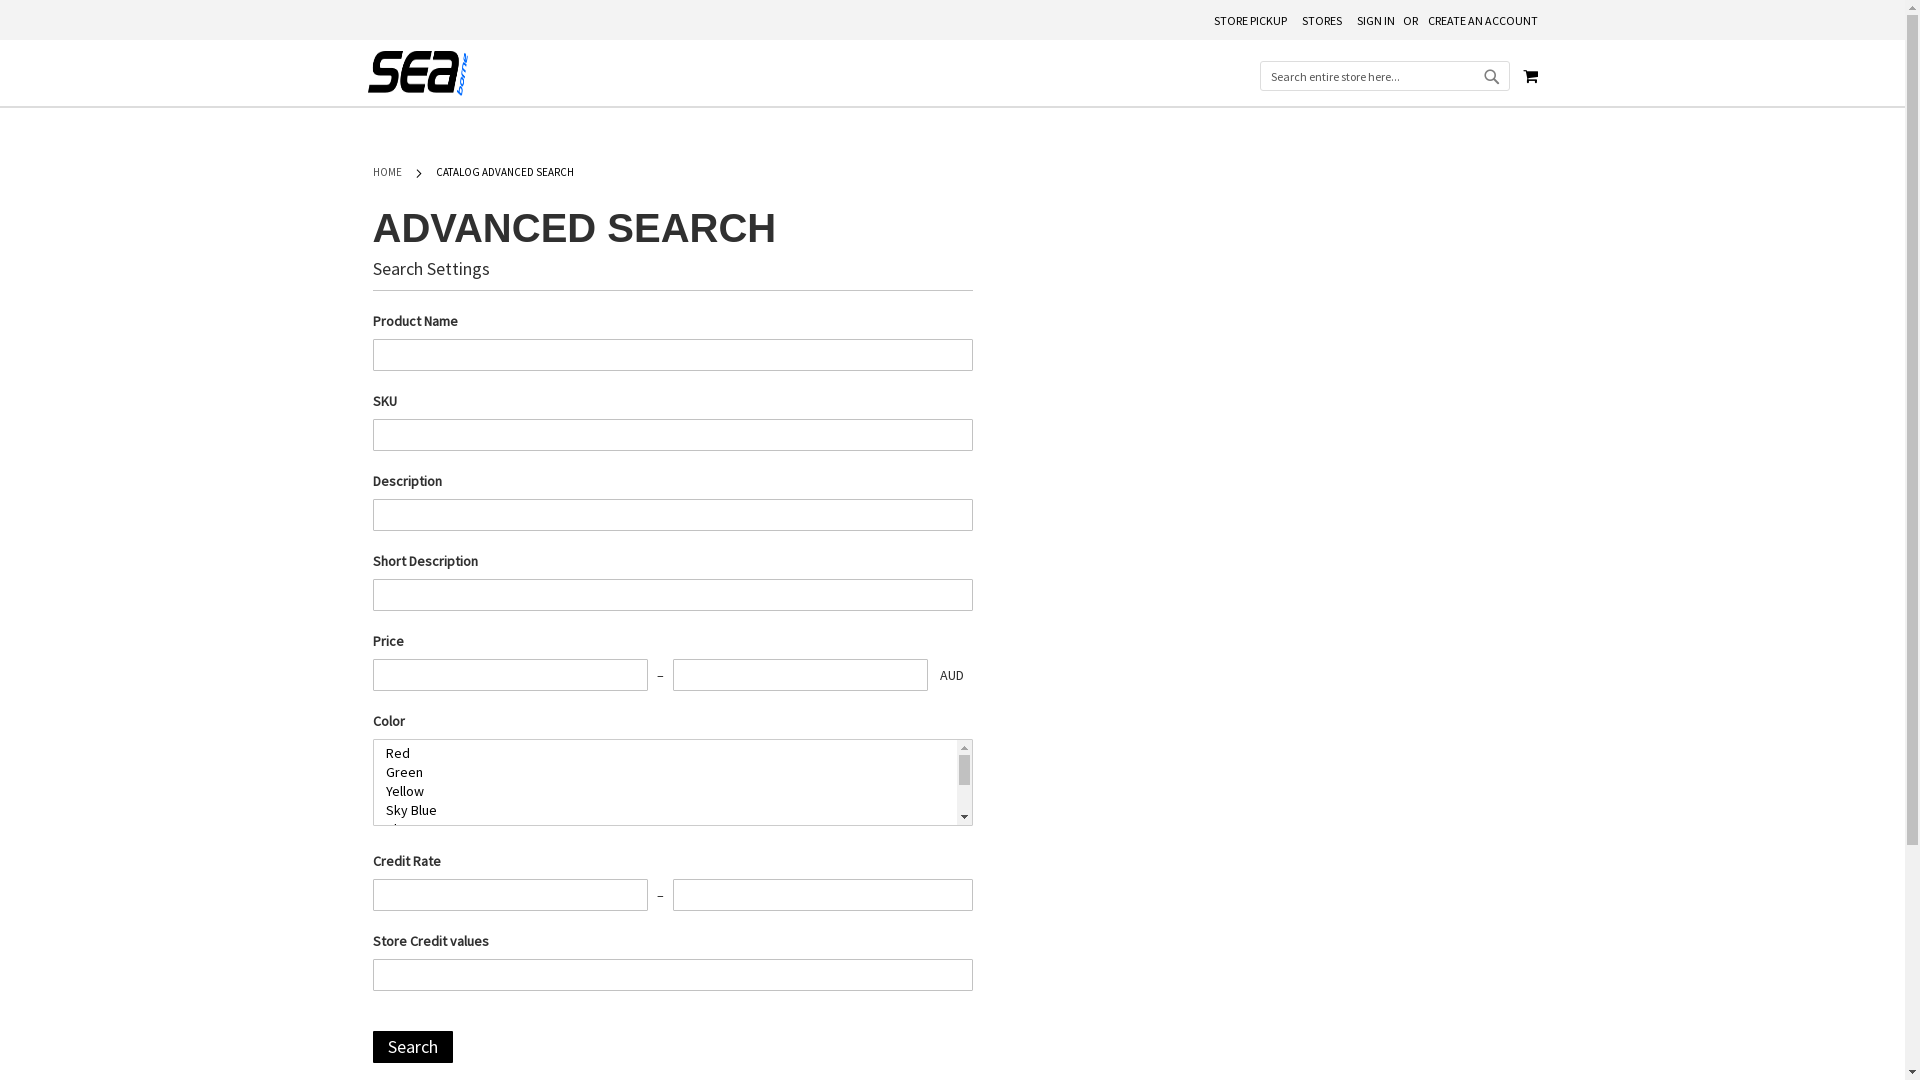  I want to click on 'Short Description', so click(672, 593).